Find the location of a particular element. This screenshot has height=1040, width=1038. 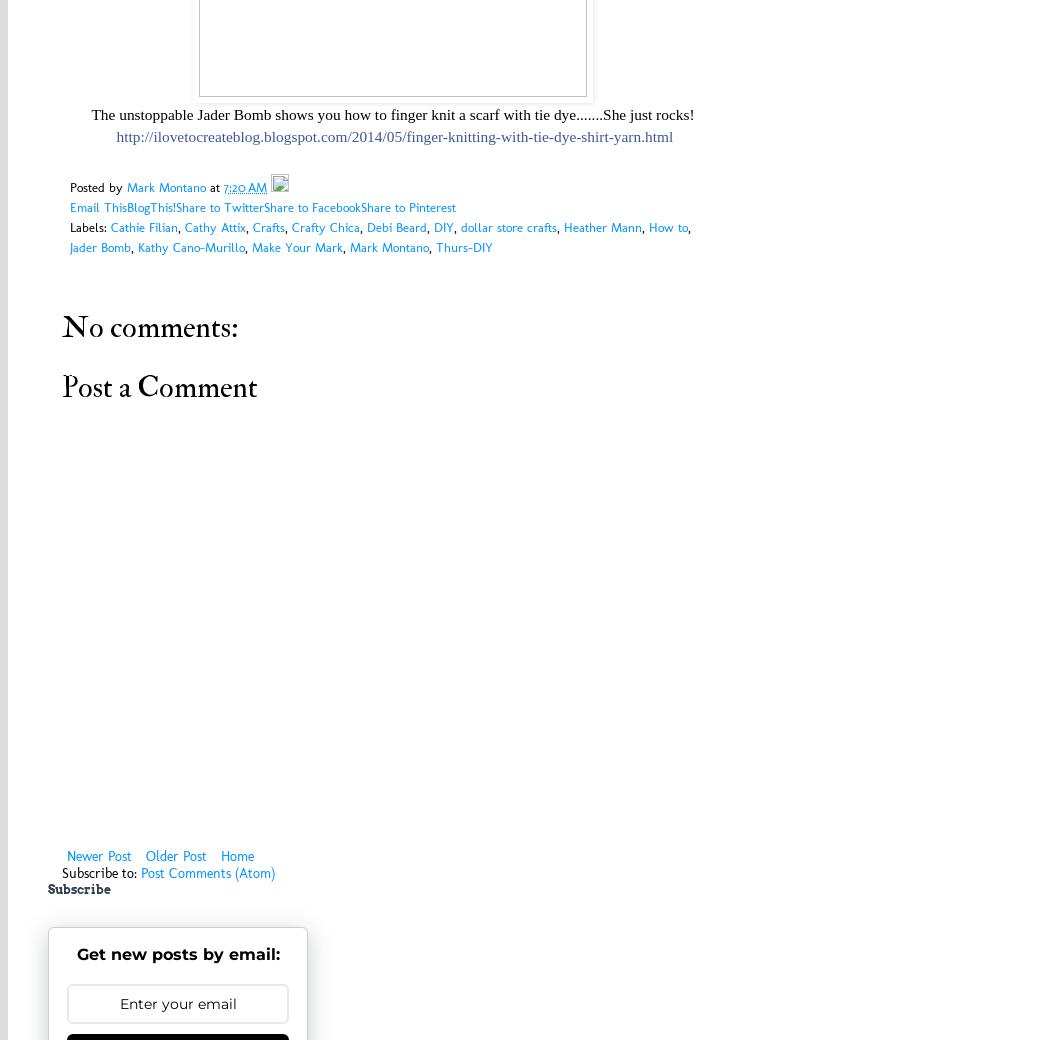

'How to' is located at coordinates (647, 227).